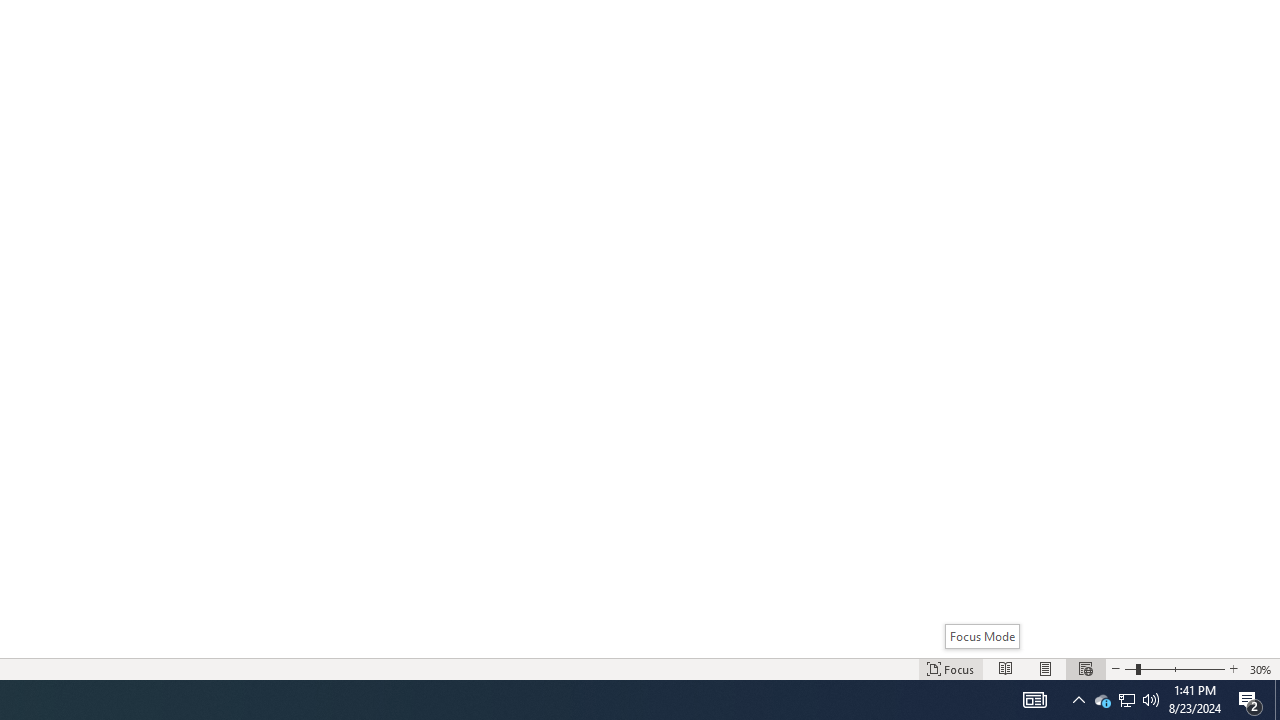 Image resolution: width=1280 pixels, height=720 pixels. Describe the element at coordinates (1260, 669) in the screenshot. I see `'Zoom 30%'` at that location.